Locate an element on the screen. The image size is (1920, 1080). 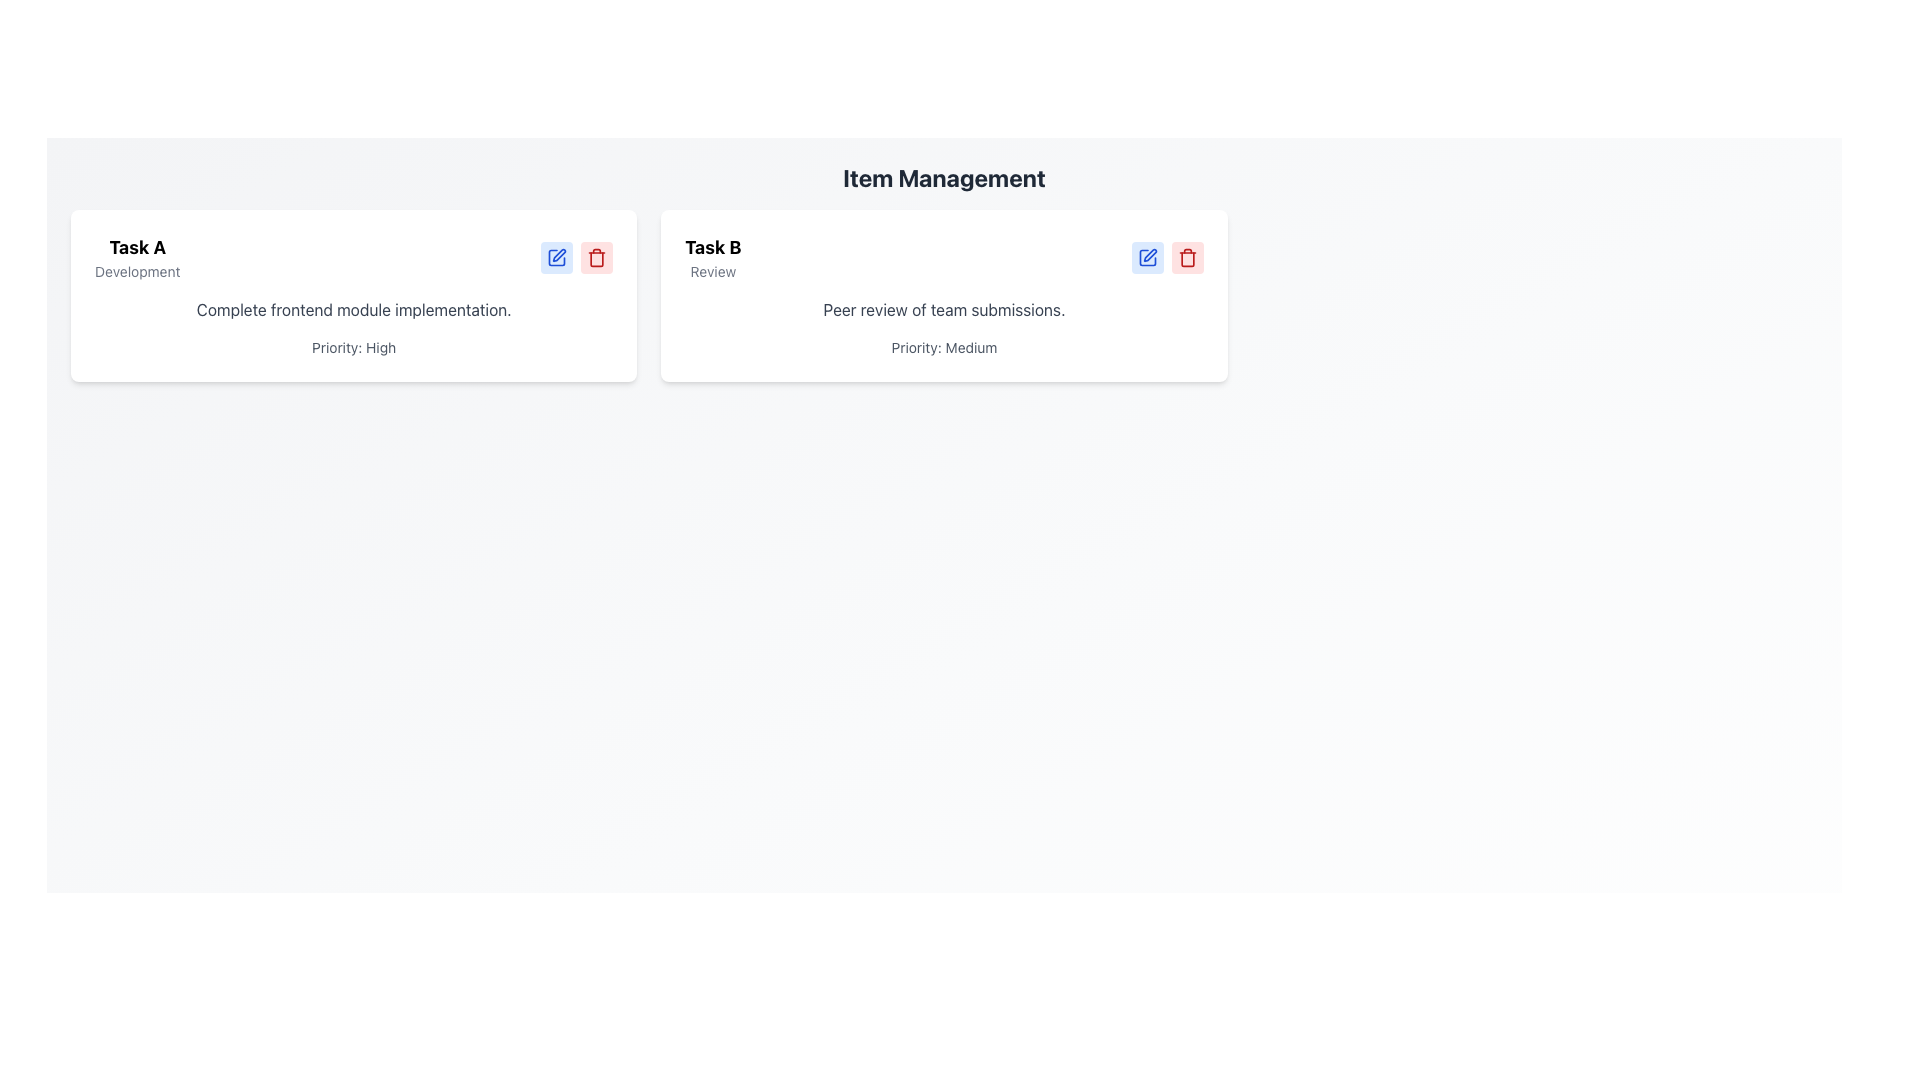
the static text label that displays 'Priority: High', which is located within a white card below the task description of 'Complete frontend module implementation.' is located at coordinates (354, 346).